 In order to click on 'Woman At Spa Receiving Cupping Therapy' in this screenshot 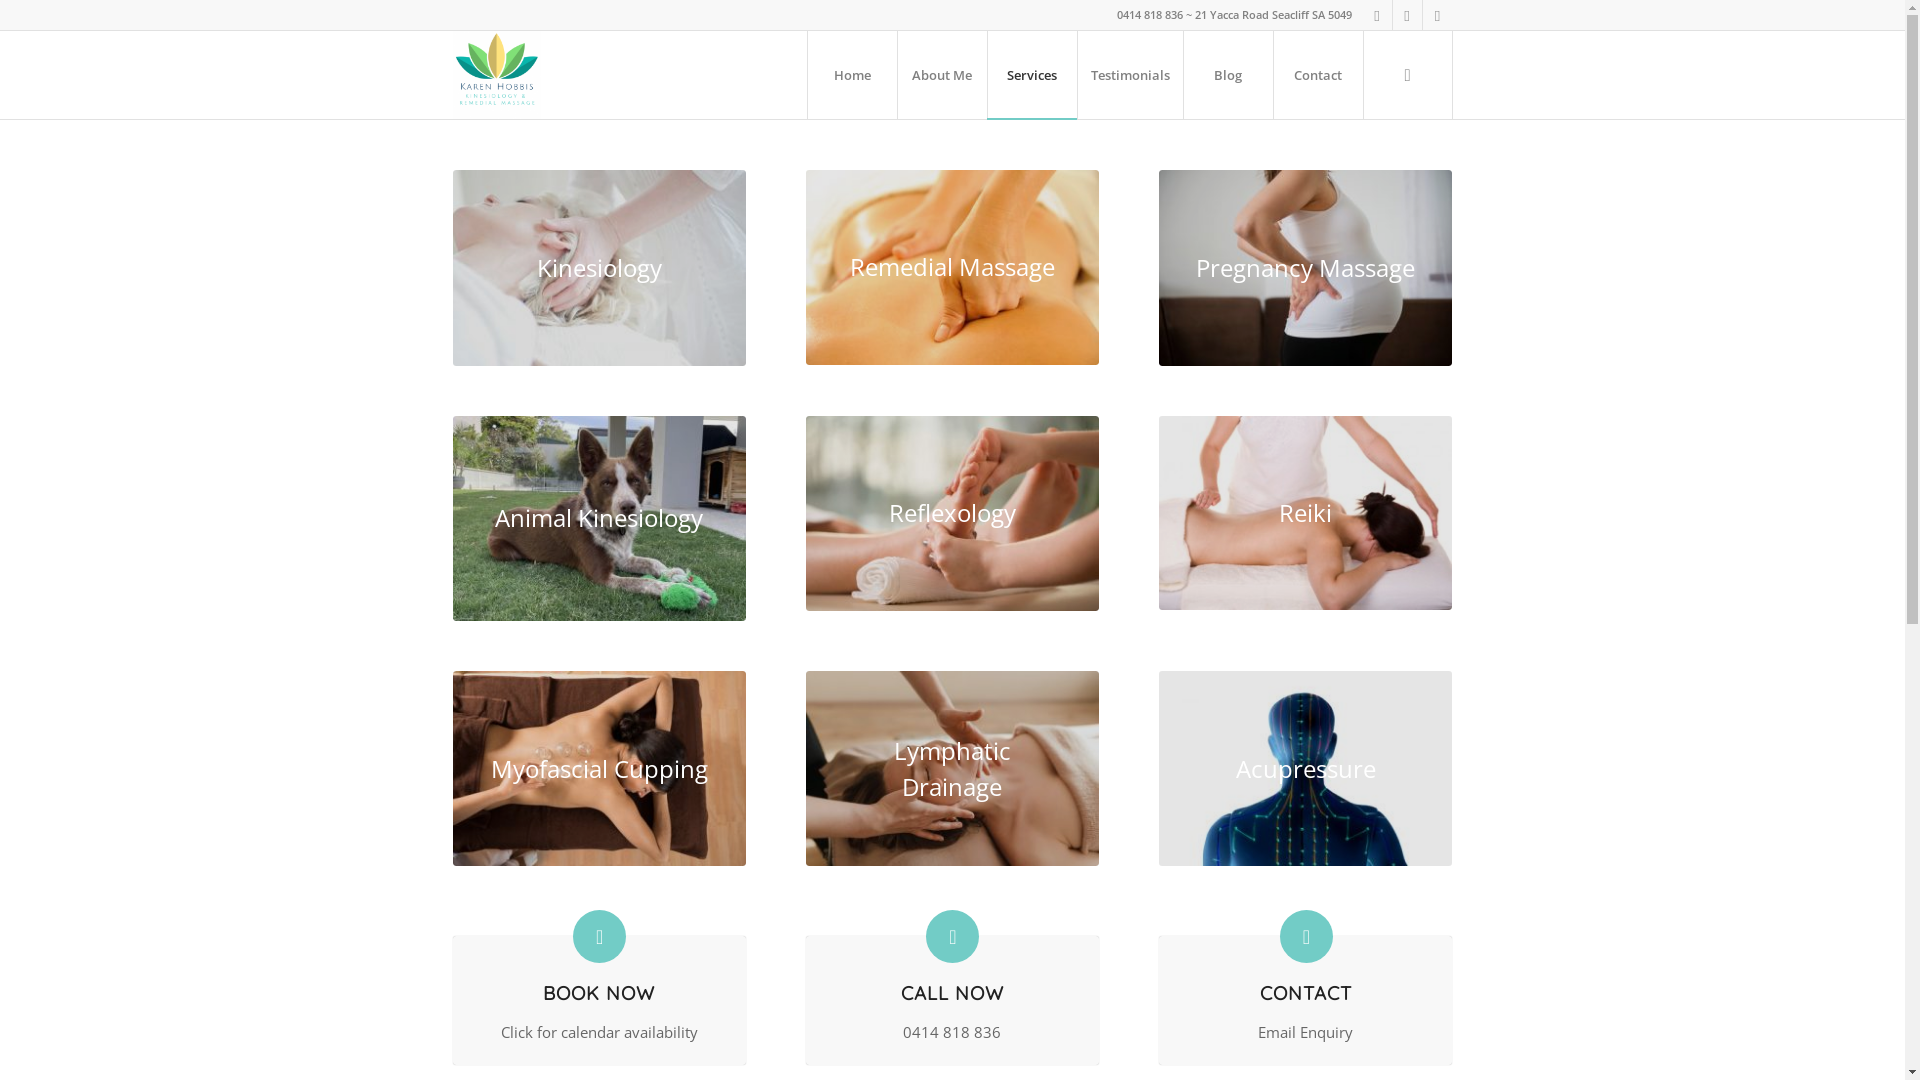, I will do `click(597, 767)`.